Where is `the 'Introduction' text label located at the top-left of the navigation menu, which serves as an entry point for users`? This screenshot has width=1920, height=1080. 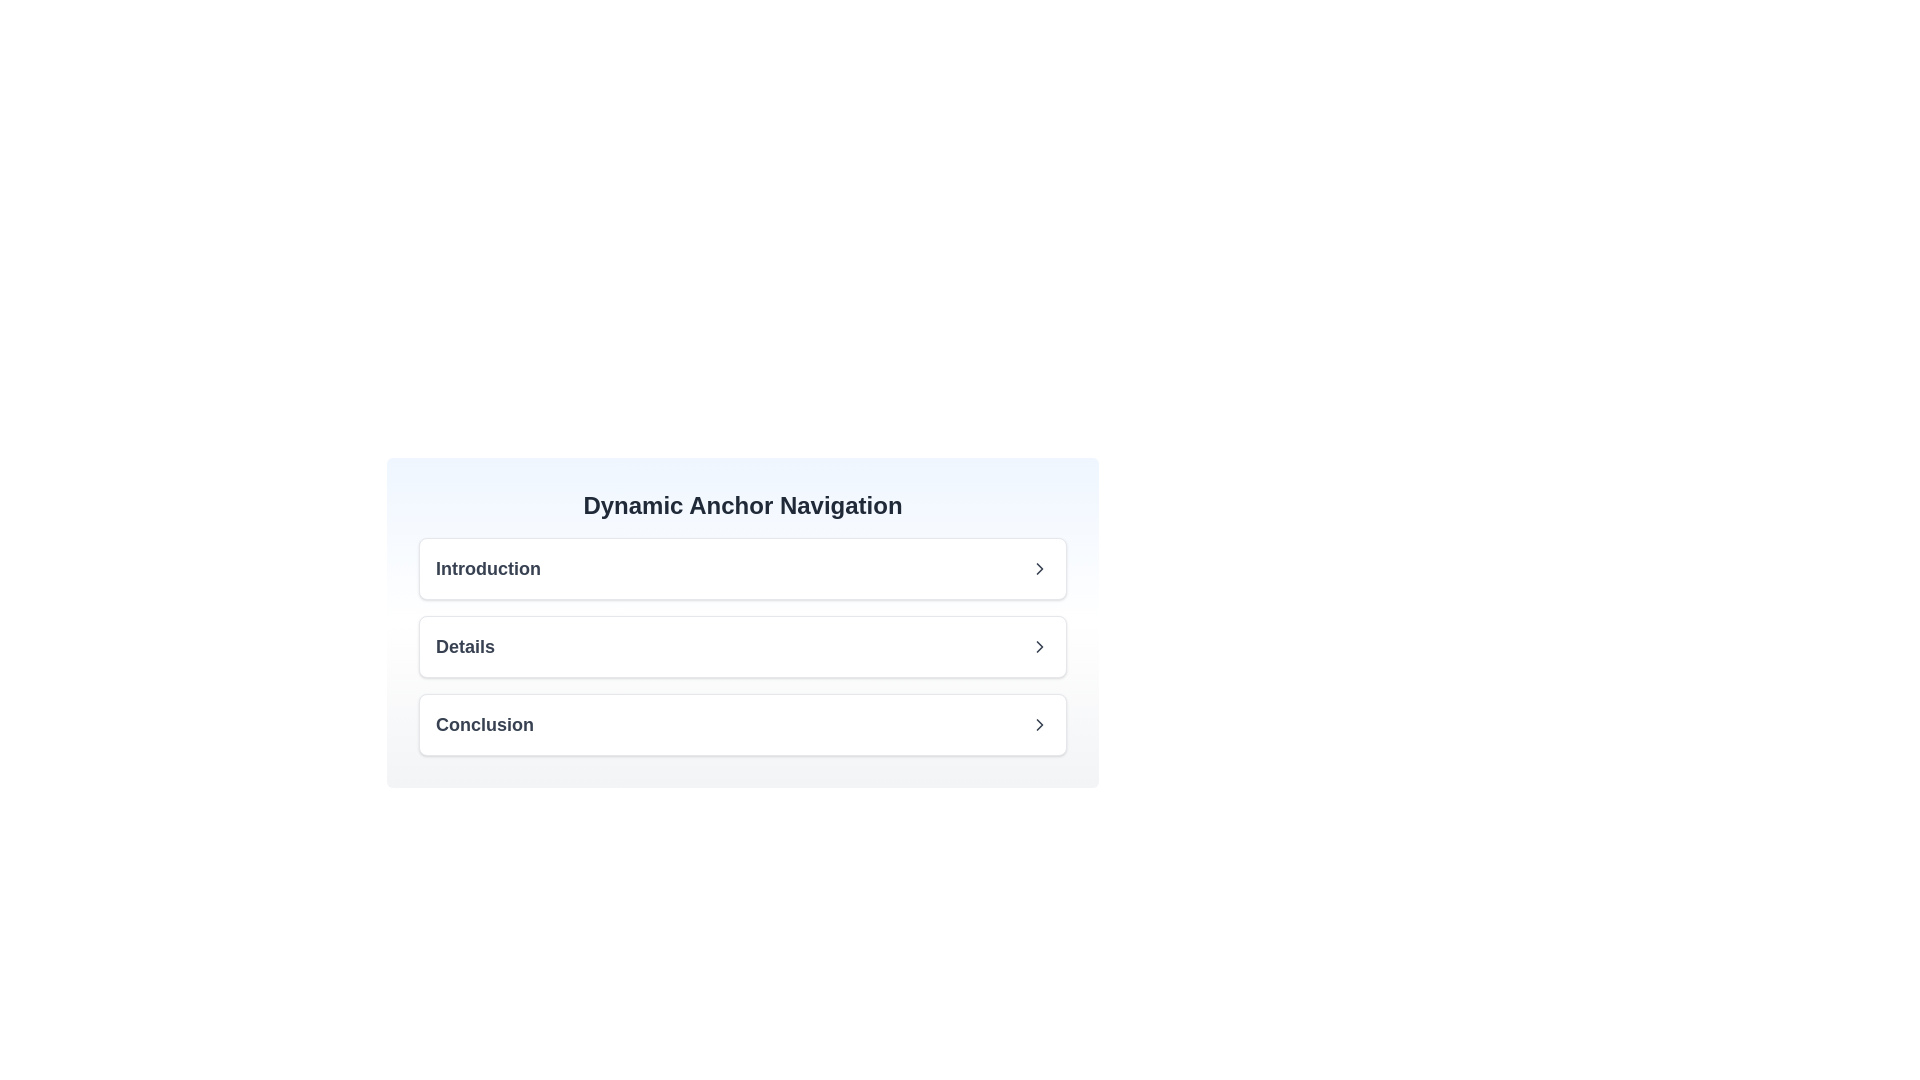
the 'Introduction' text label located at the top-left of the navigation menu, which serves as an entry point for users is located at coordinates (488, 569).